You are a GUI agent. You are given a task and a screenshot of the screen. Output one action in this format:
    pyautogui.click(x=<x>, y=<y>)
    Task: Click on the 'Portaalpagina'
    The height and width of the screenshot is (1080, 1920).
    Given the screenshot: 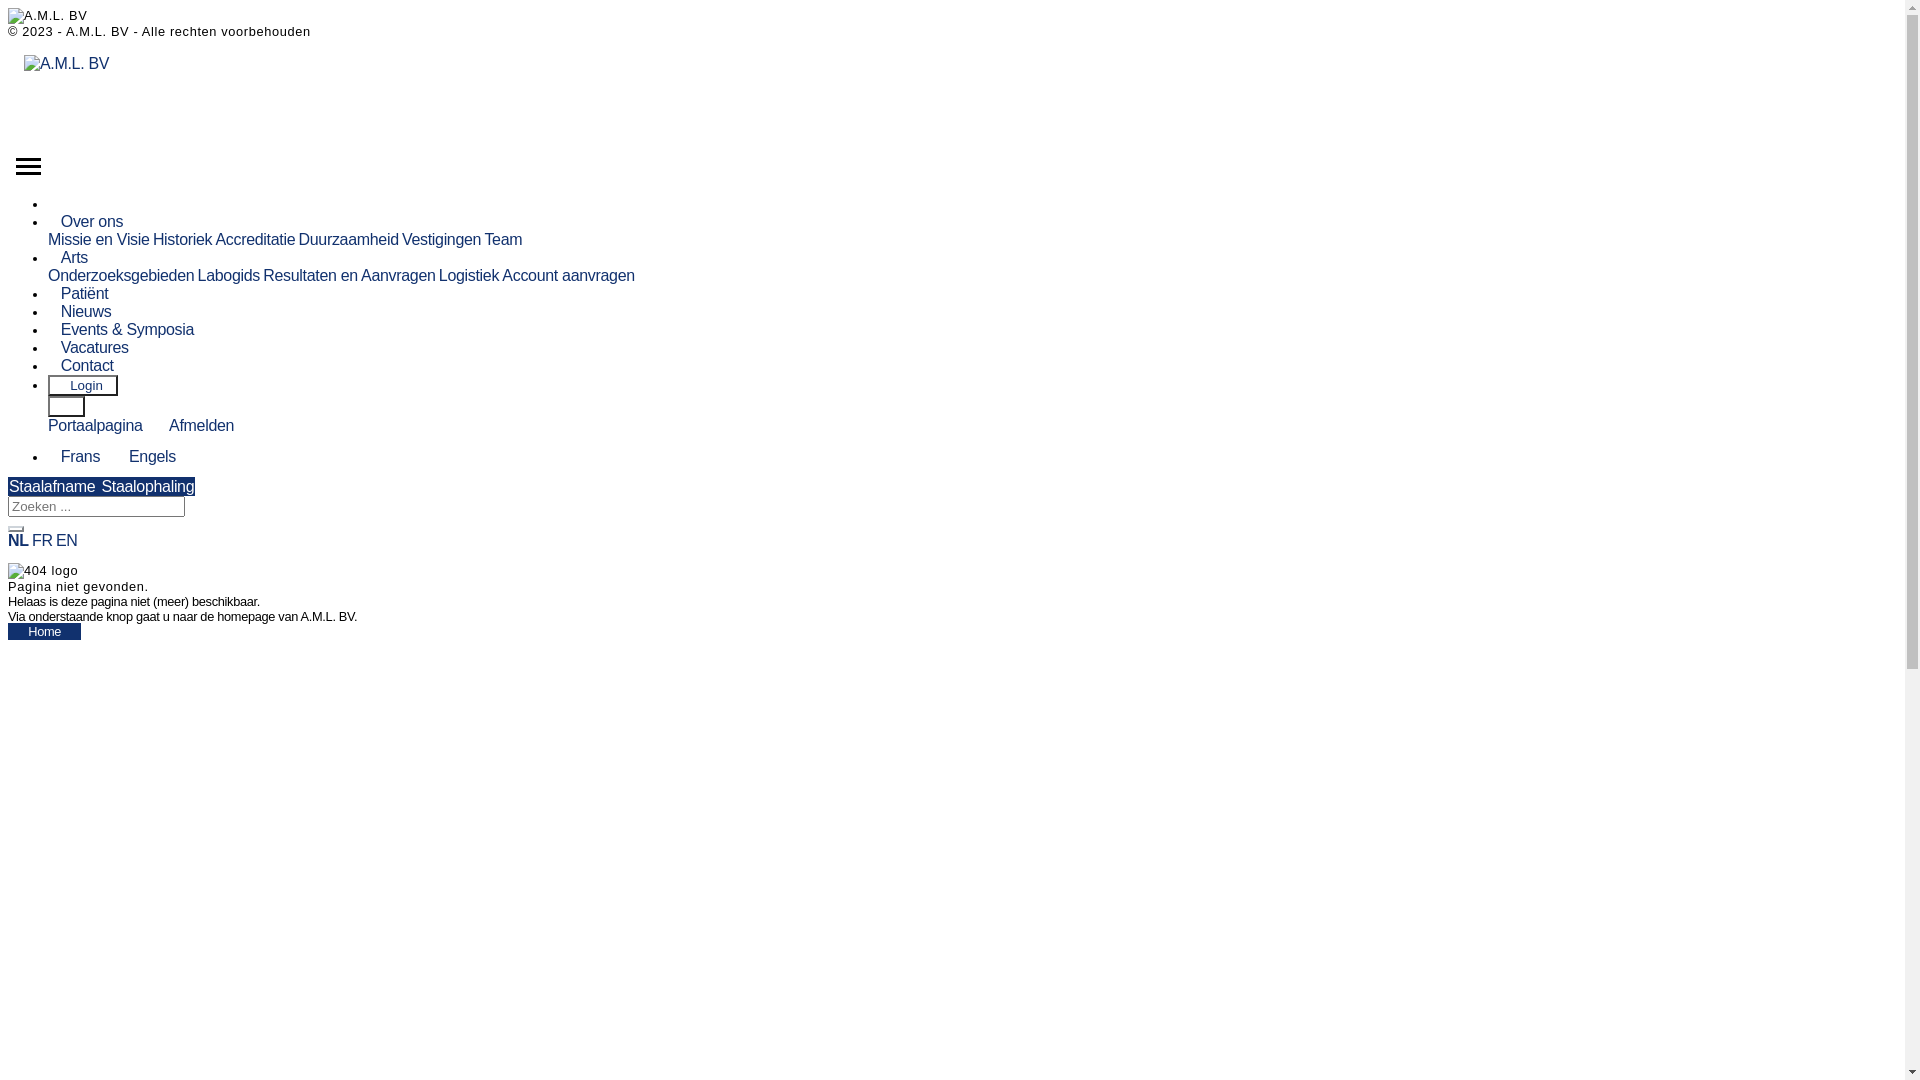 What is the action you would take?
    pyautogui.click(x=94, y=424)
    